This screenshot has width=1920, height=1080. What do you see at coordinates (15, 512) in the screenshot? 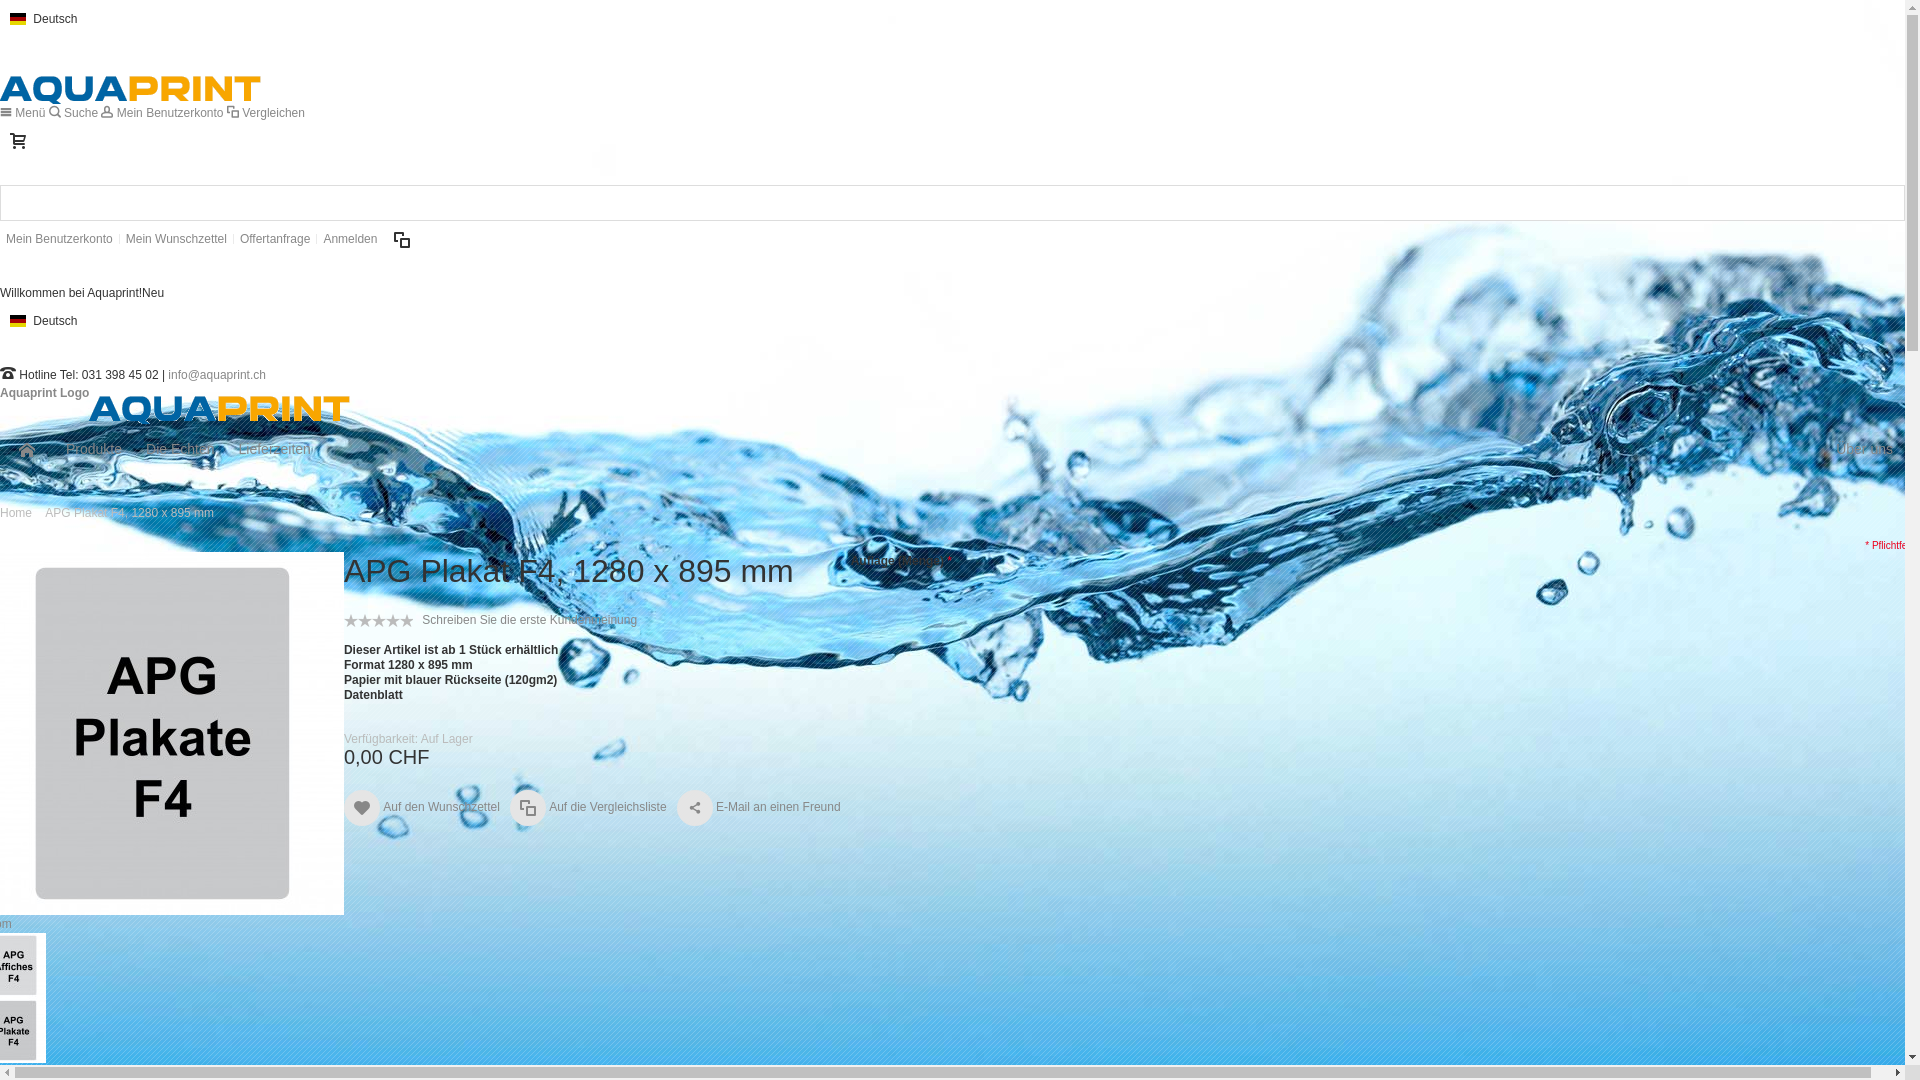
I see `'Home'` at bounding box center [15, 512].